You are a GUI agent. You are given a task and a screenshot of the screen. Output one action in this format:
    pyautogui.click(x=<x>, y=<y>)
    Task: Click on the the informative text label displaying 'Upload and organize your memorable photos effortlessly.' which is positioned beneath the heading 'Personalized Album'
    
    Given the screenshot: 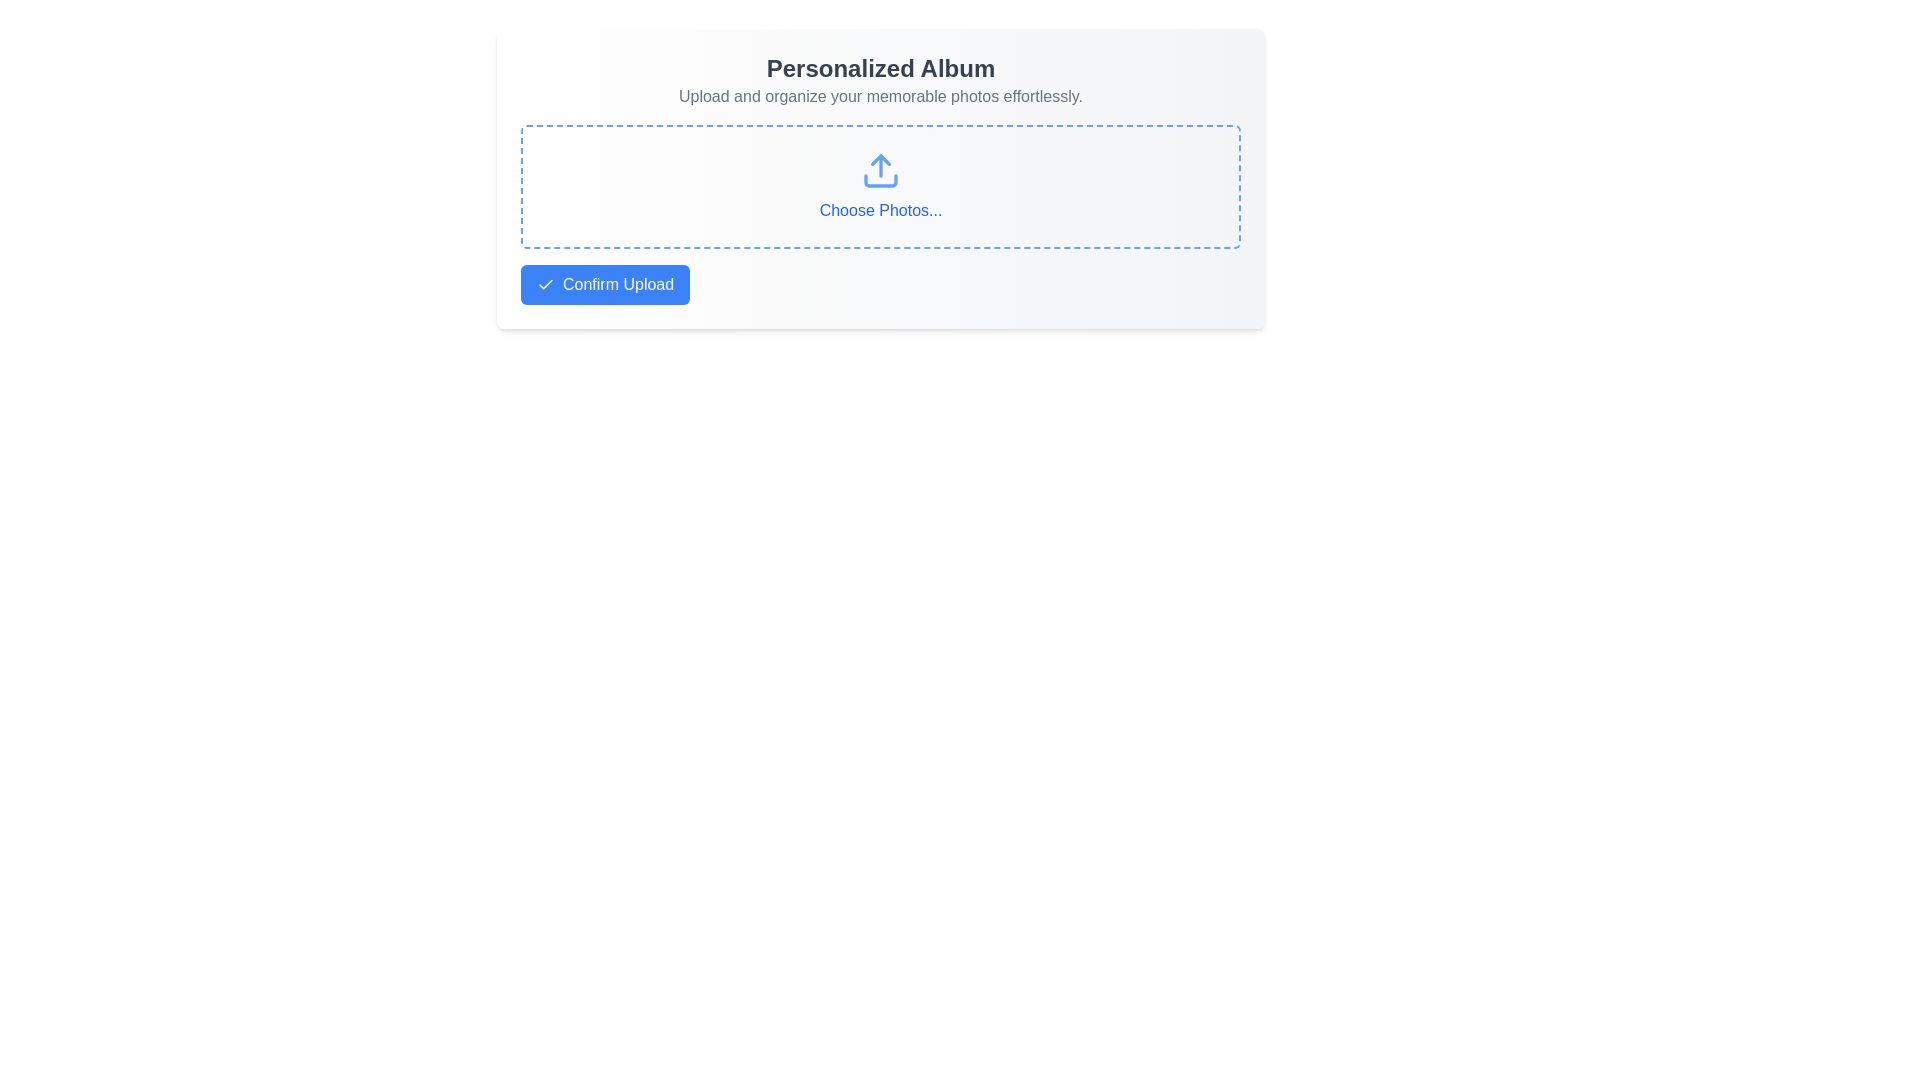 What is the action you would take?
    pyautogui.click(x=880, y=96)
    